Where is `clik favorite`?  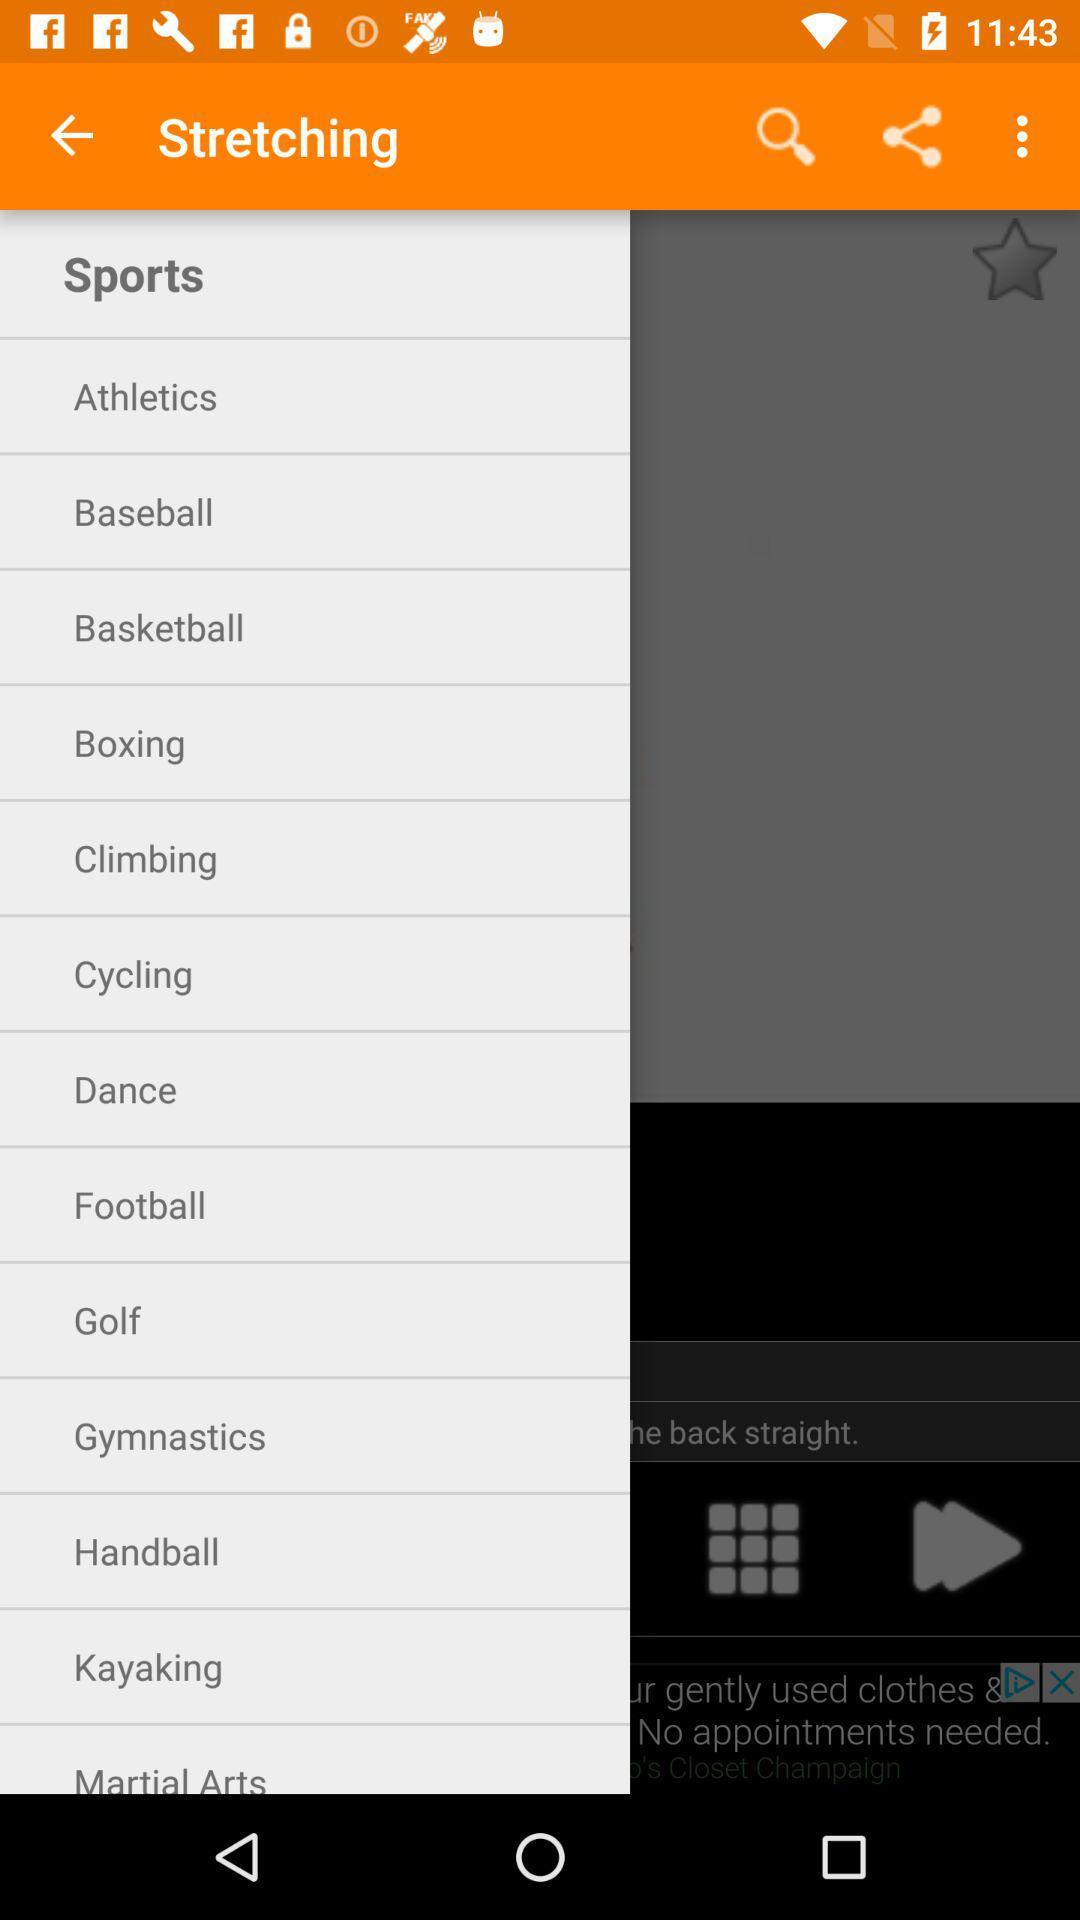 clik favorite is located at coordinates (1014, 258).